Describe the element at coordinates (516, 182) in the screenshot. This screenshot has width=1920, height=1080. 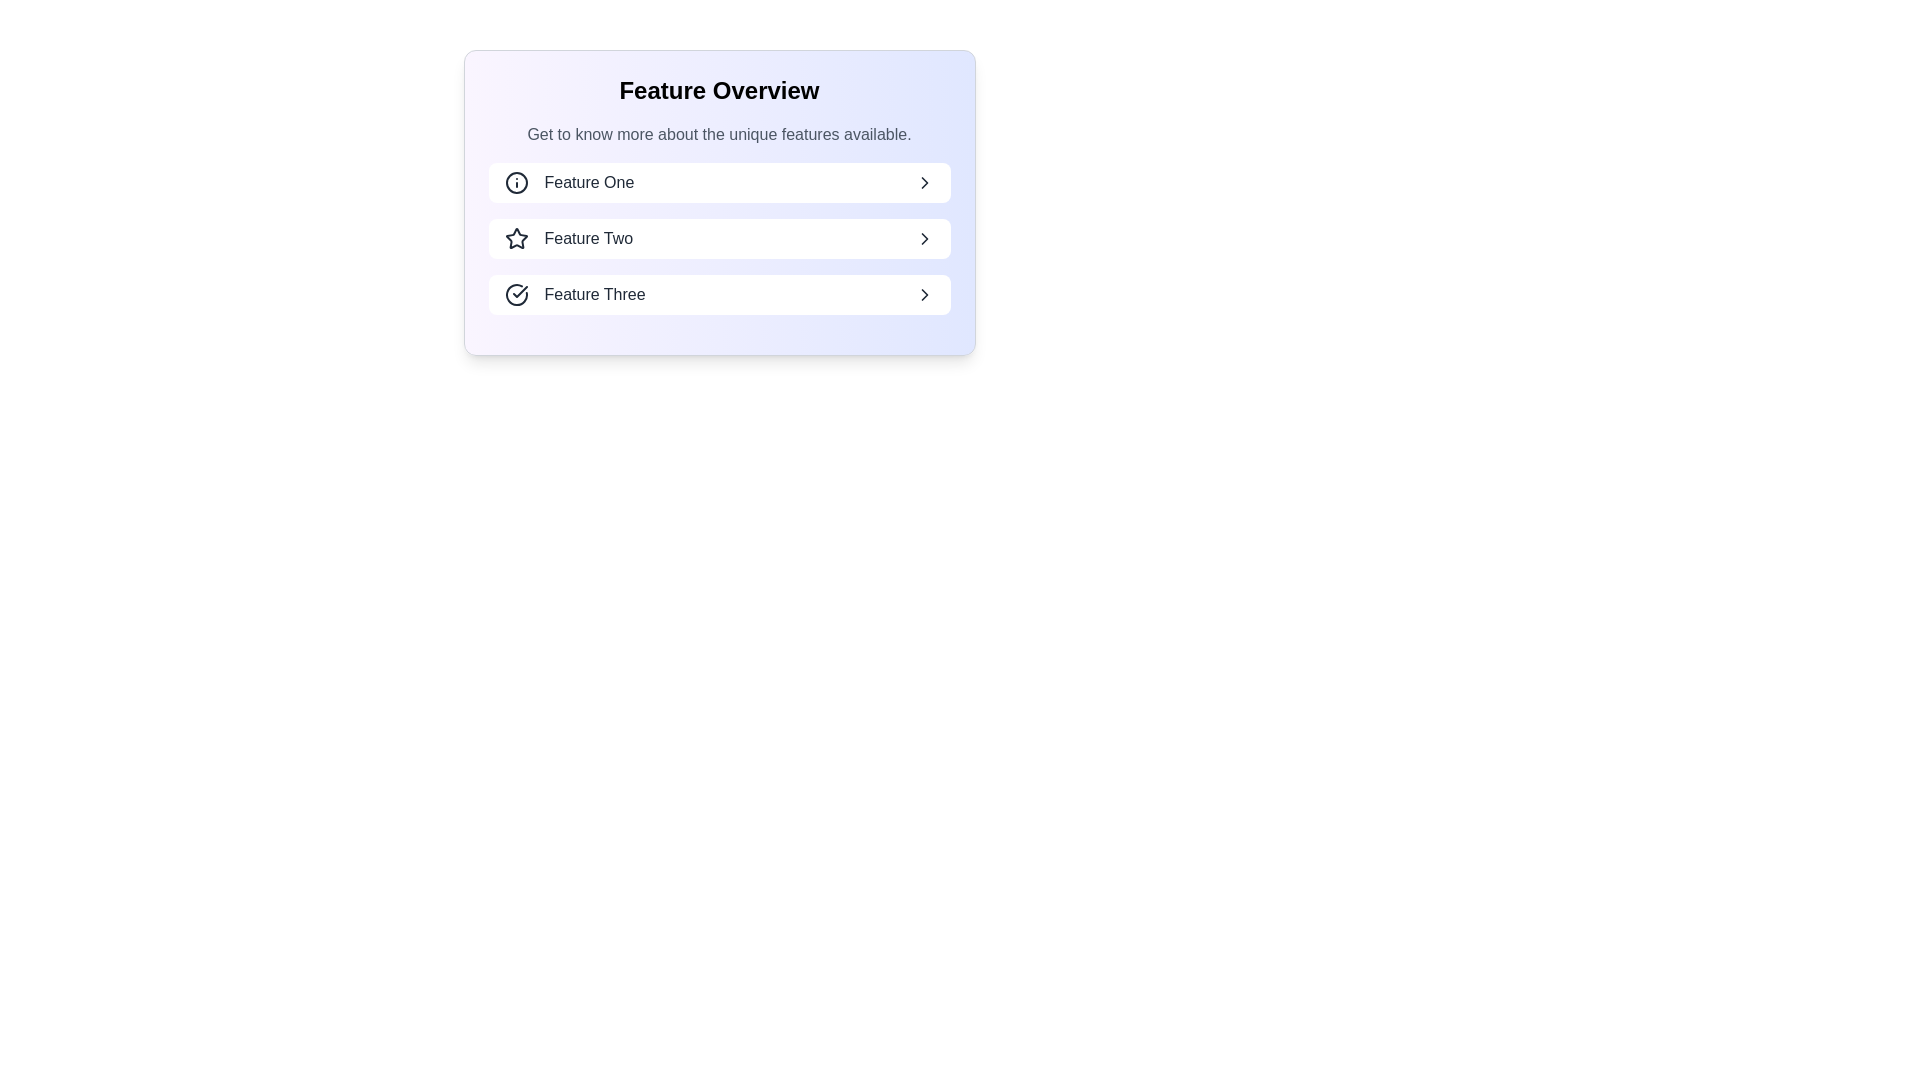
I see `the icon indicating 'Feature One', which is the first visual component in the row aligned horizontally with the text` at that location.